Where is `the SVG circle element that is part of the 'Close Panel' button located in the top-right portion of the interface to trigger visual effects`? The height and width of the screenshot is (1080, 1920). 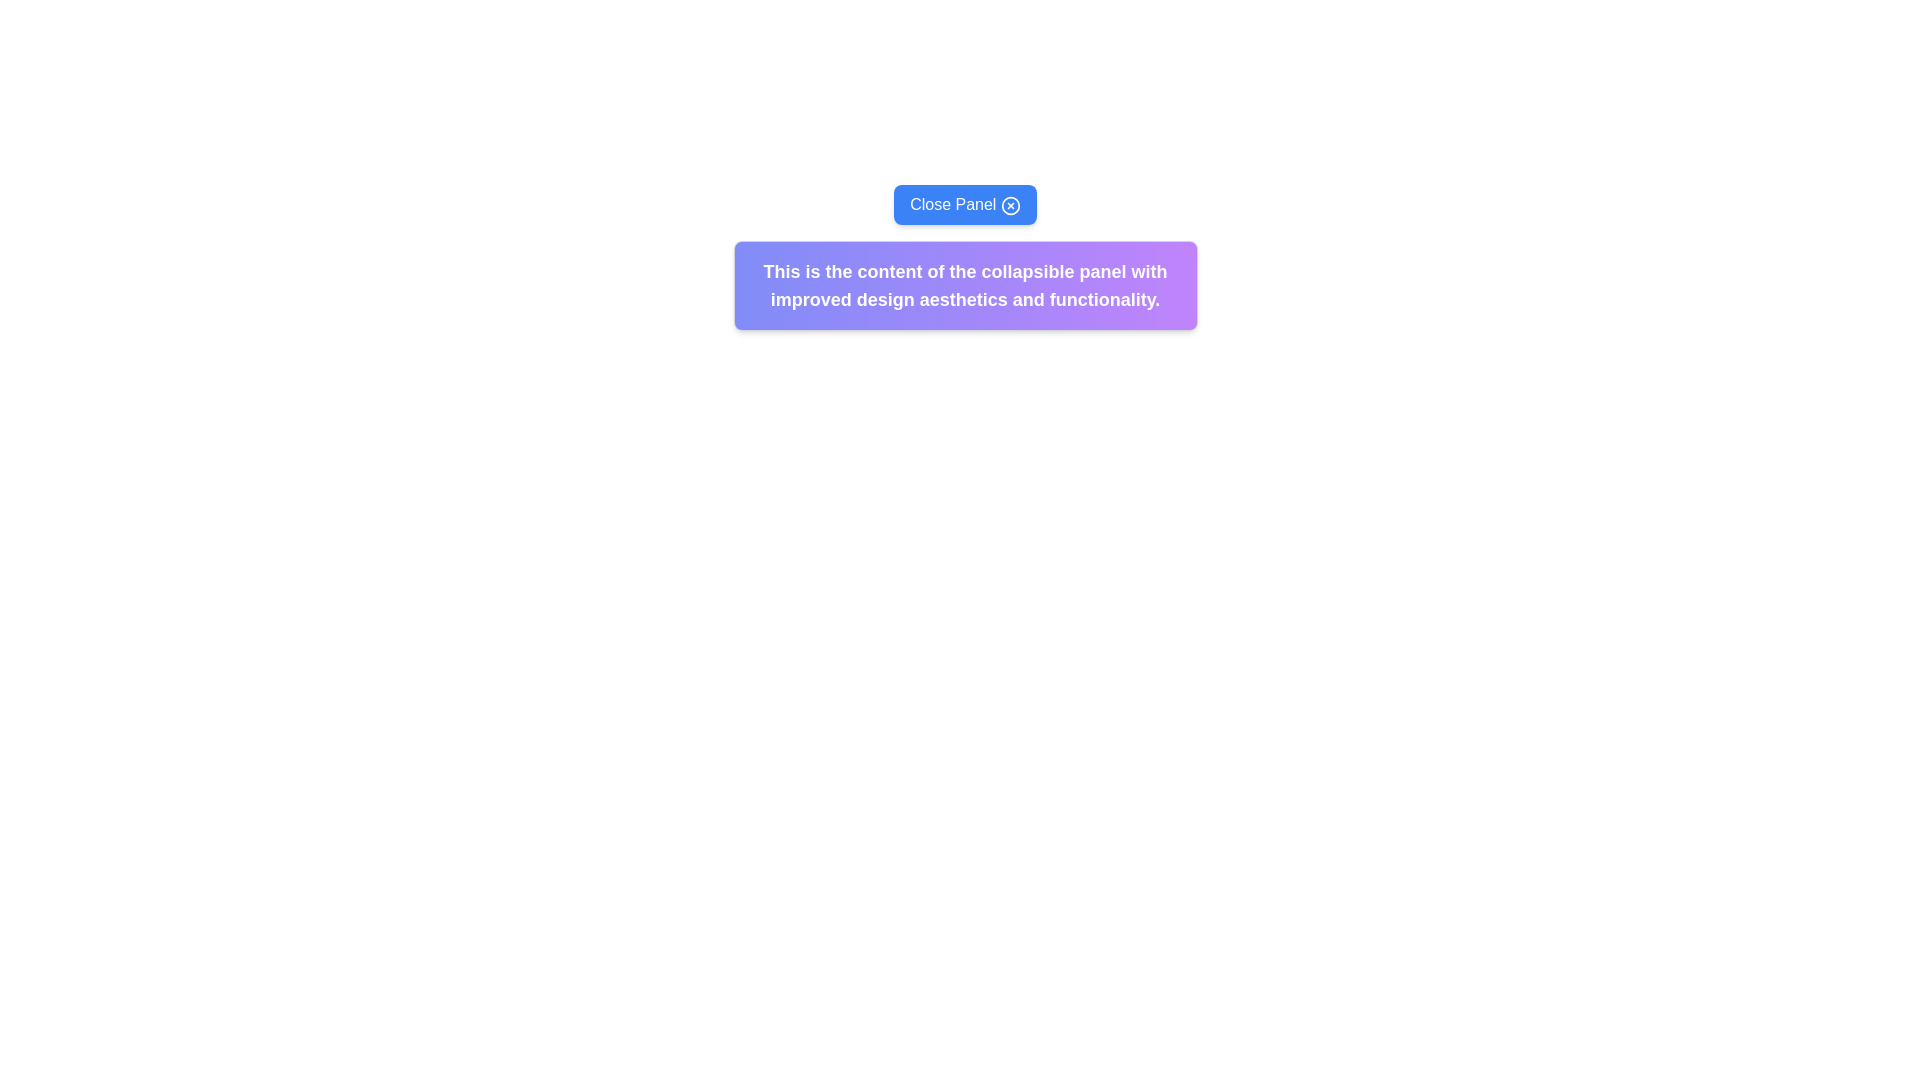
the SVG circle element that is part of the 'Close Panel' button located in the top-right portion of the interface to trigger visual effects is located at coordinates (1010, 205).